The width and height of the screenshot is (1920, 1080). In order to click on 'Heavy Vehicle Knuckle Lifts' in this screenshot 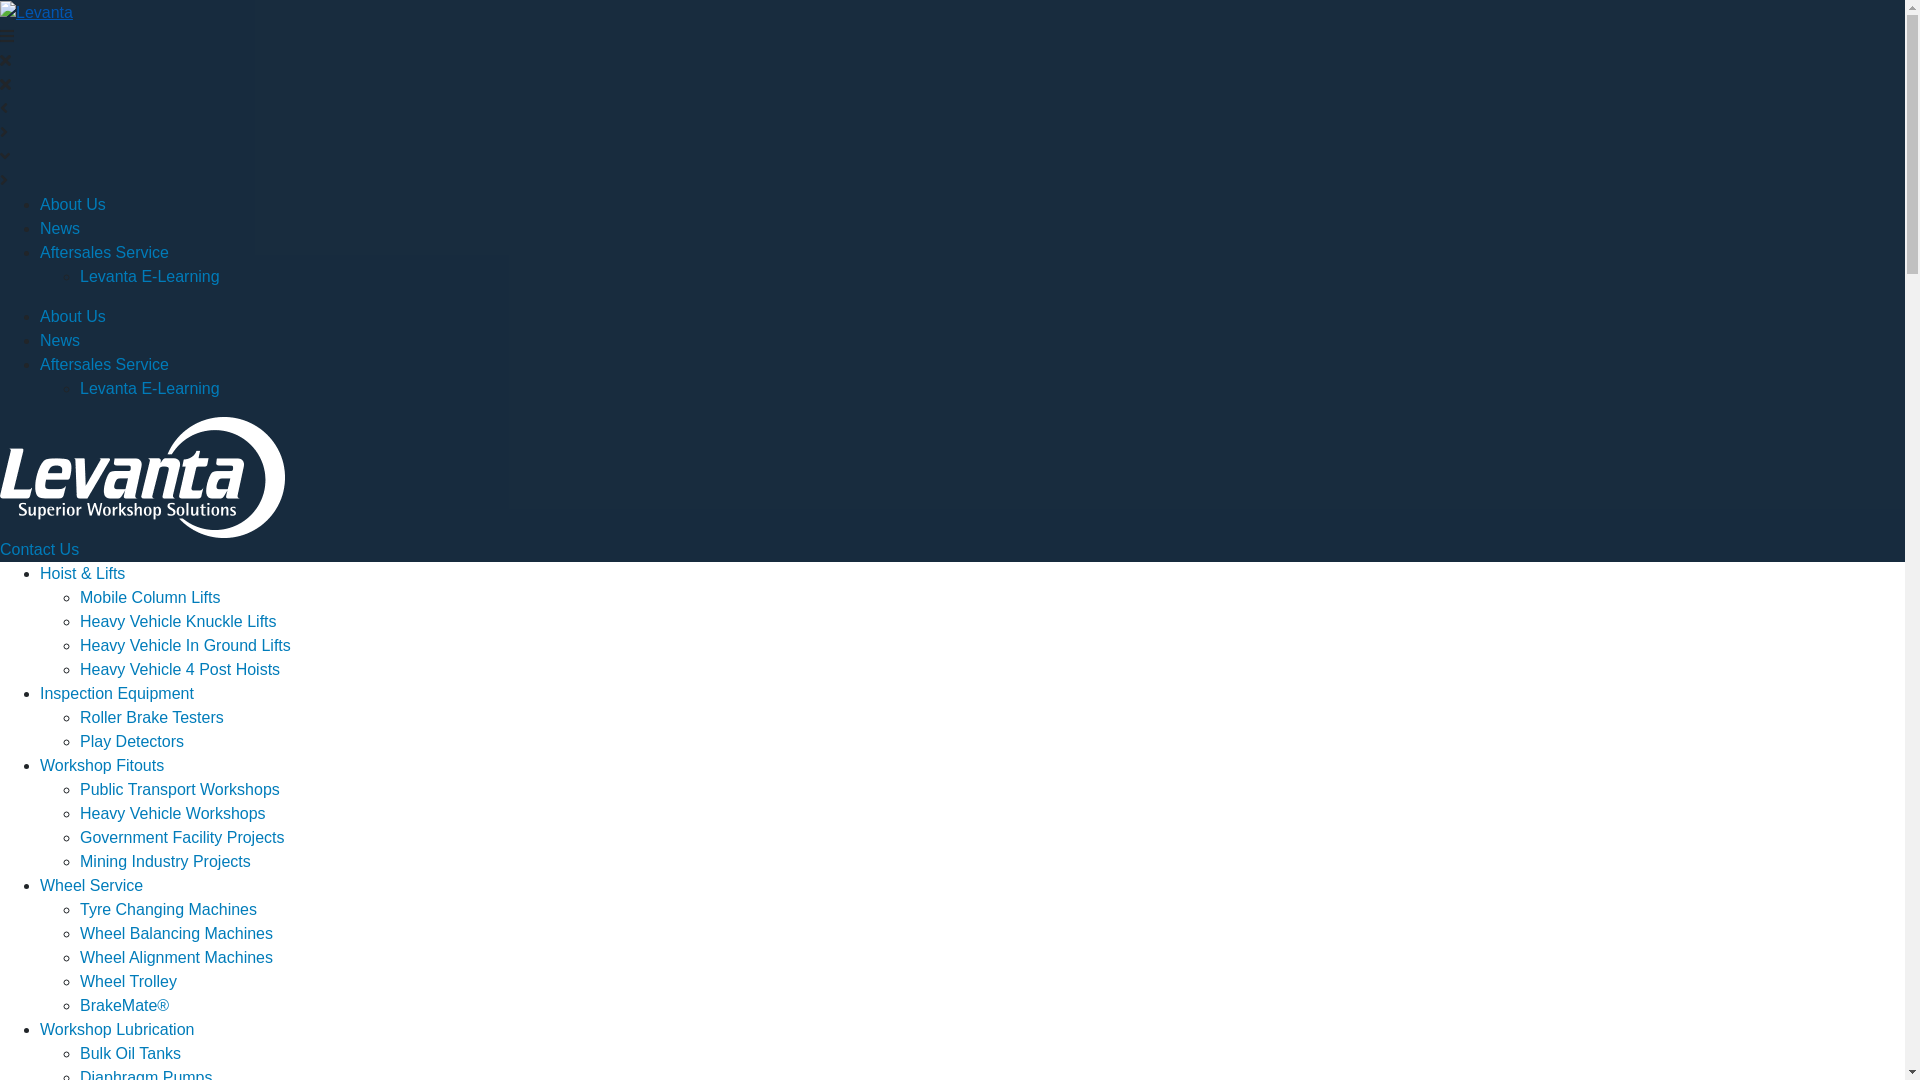, I will do `click(178, 620)`.